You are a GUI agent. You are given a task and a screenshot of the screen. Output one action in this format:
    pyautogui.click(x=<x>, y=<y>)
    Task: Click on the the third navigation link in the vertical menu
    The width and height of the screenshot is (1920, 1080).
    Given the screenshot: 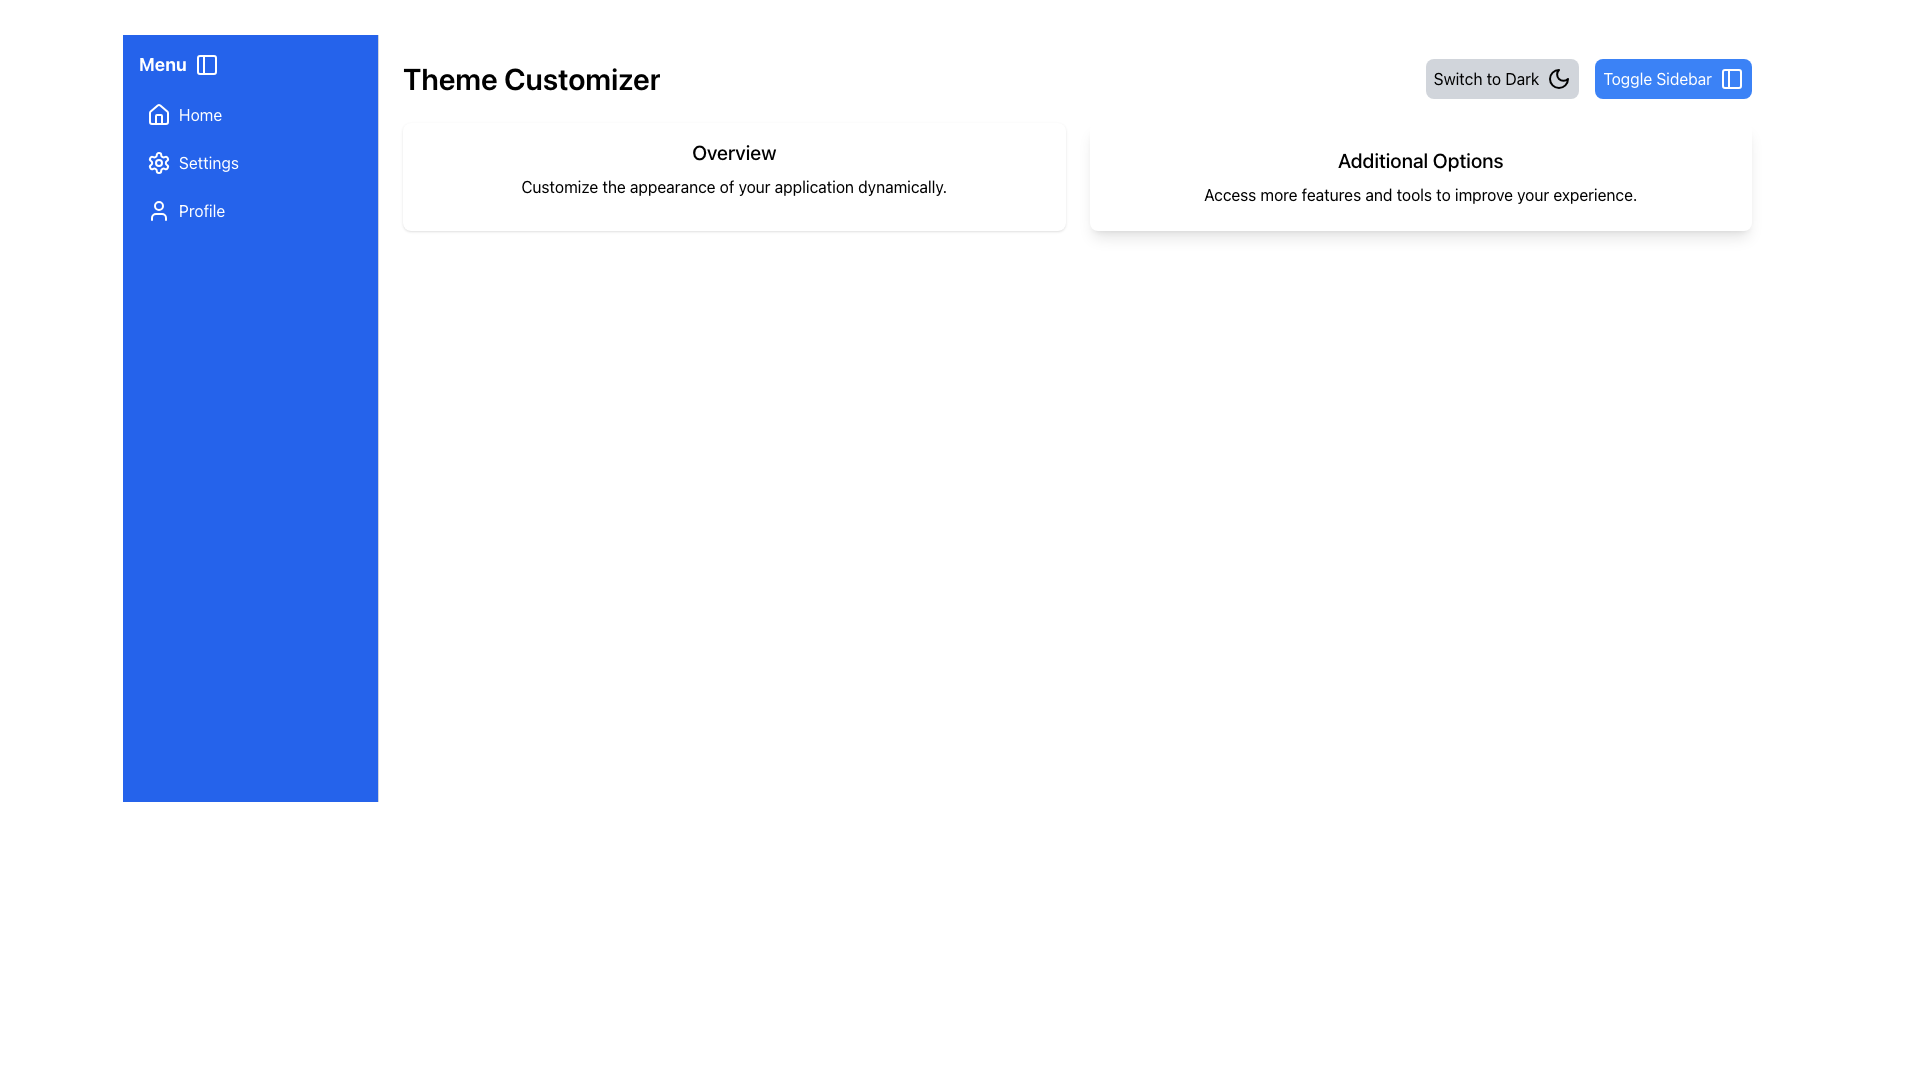 What is the action you would take?
    pyautogui.click(x=249, y=211)
    